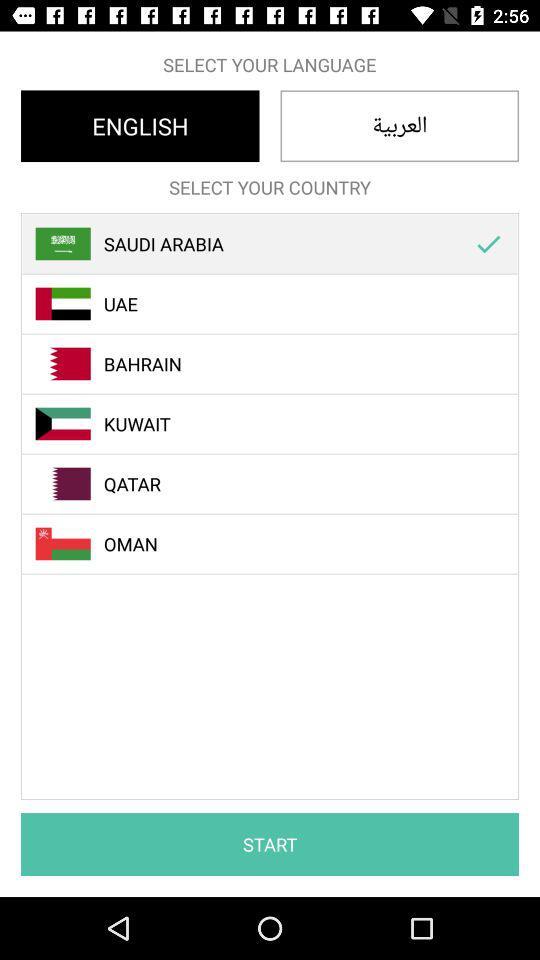 The width and height of the screenshot is (540, 960). Describe the element at coordinates (399, 125) in the screenshot. I see `the icon next to the english icon` at that location.